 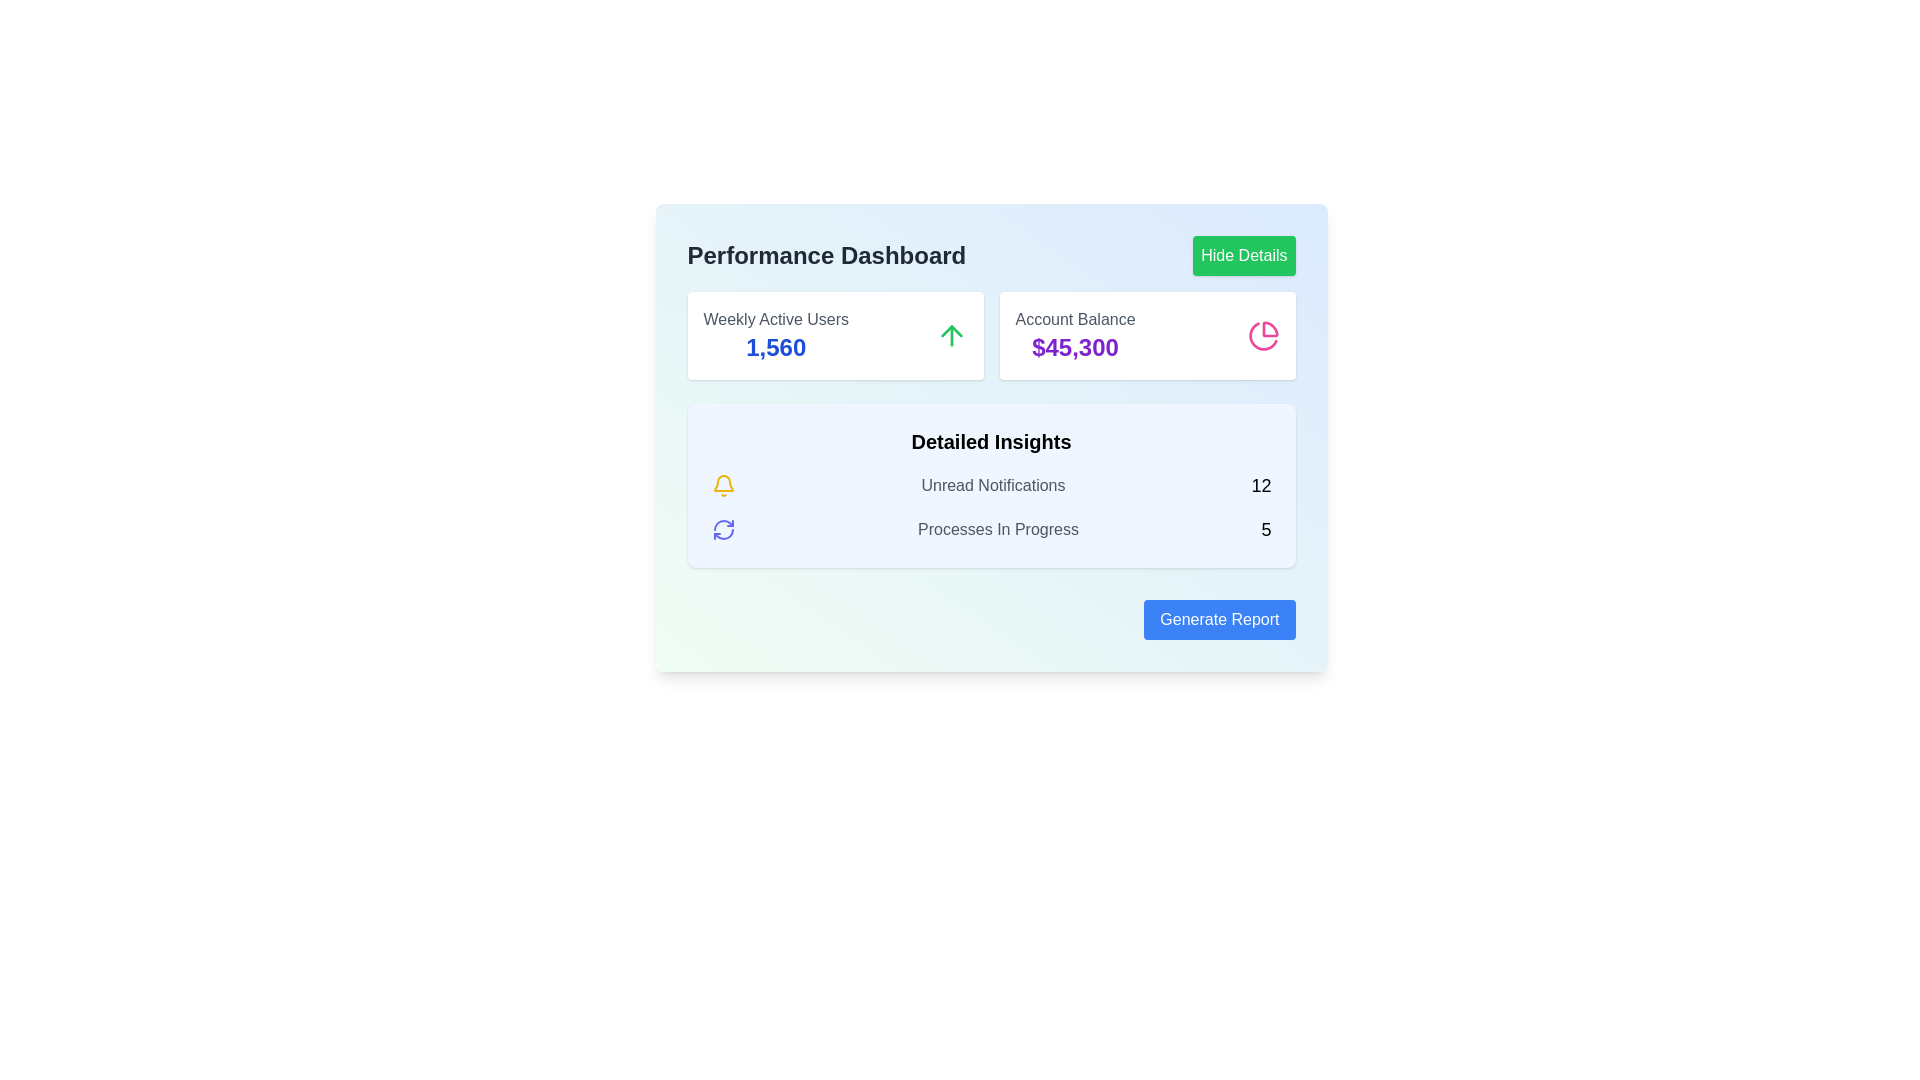 What do you see at coordinates (722, 528) in the screenshot?
I see `the blue rotating refresh icon located within the 'Detailed Insights' card, next to the 'Unread Notifications' section` at bounding box center [722, 528].